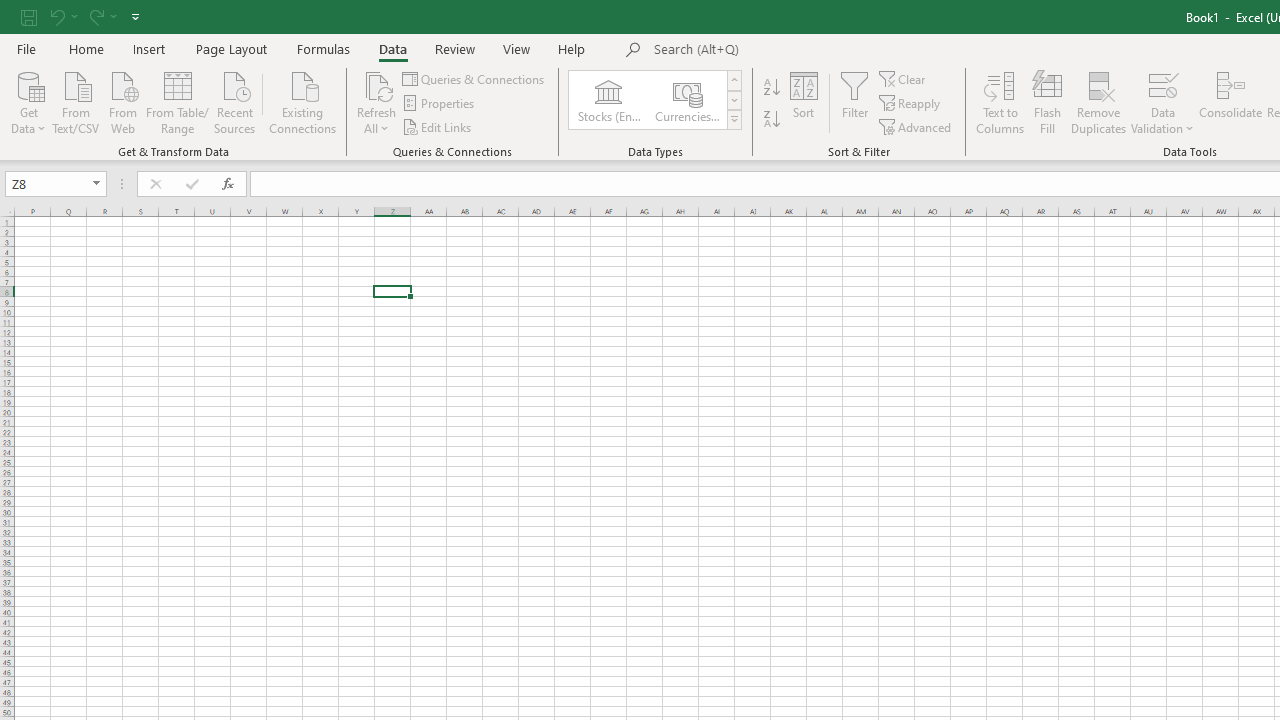 Image resolution: width=1280 pixels, height=720 pixels. What do you see at coordinates (915, 127) in the screenshot?
I see `'Advanced...'` at bounding box center [915, 127].